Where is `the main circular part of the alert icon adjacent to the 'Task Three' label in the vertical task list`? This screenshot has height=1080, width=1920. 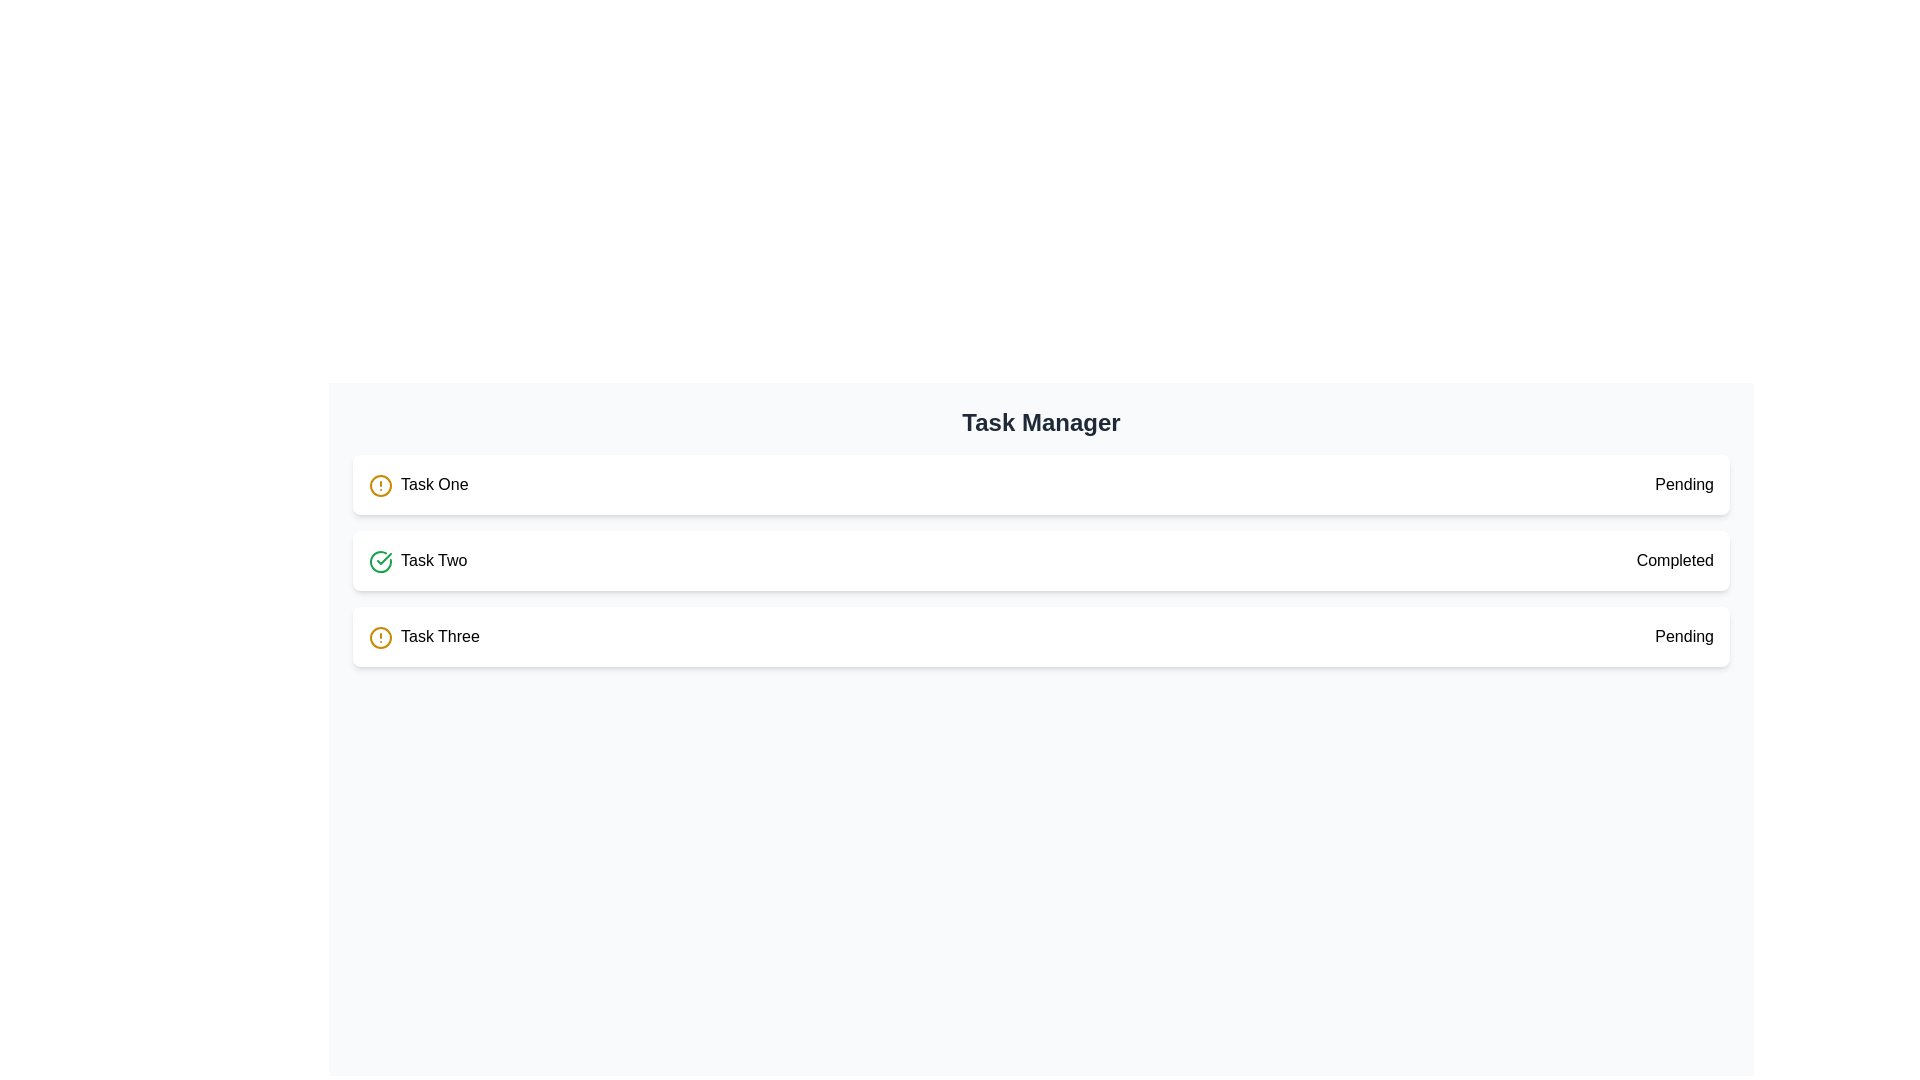
the main circular part of the alert icon adjacent to the 'Task Three' label in the vertical task list is located at coordinates (380, 637).